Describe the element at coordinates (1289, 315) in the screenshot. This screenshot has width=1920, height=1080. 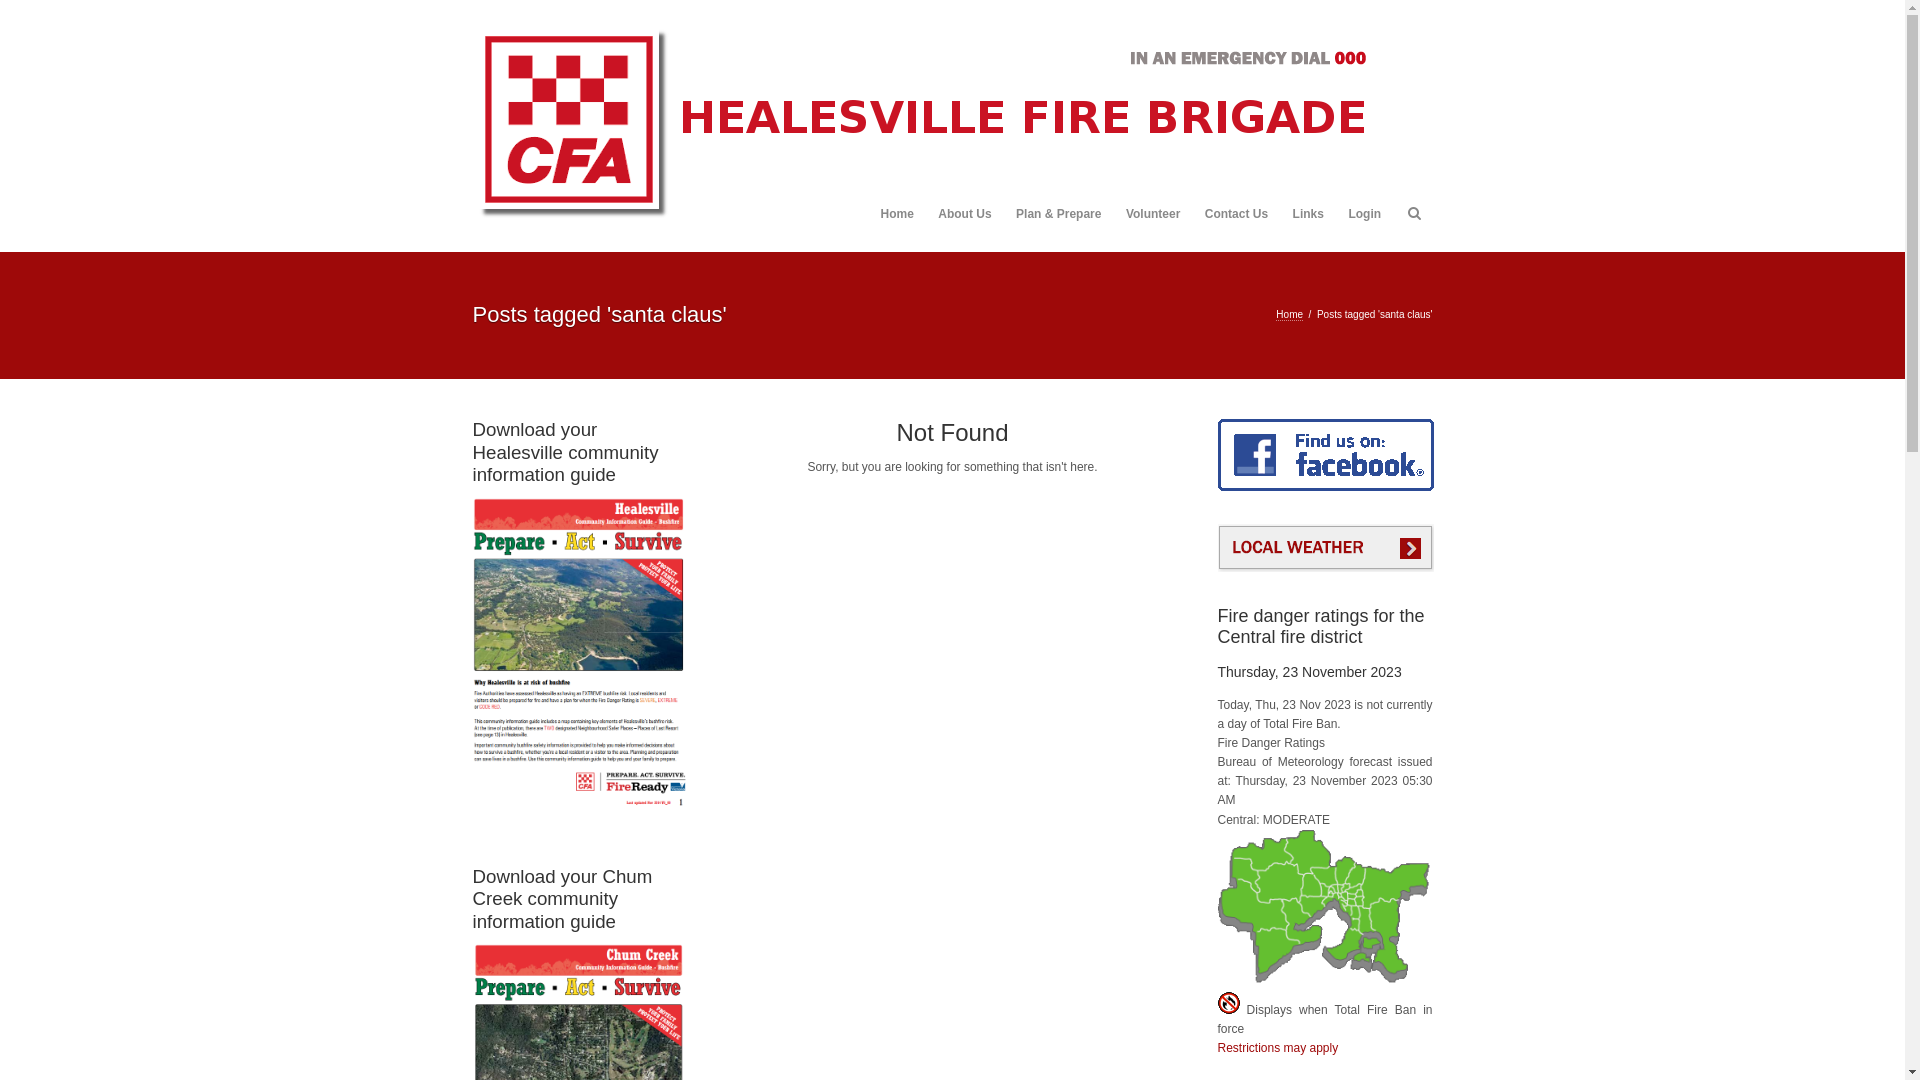
I see `'Home'` at that location.